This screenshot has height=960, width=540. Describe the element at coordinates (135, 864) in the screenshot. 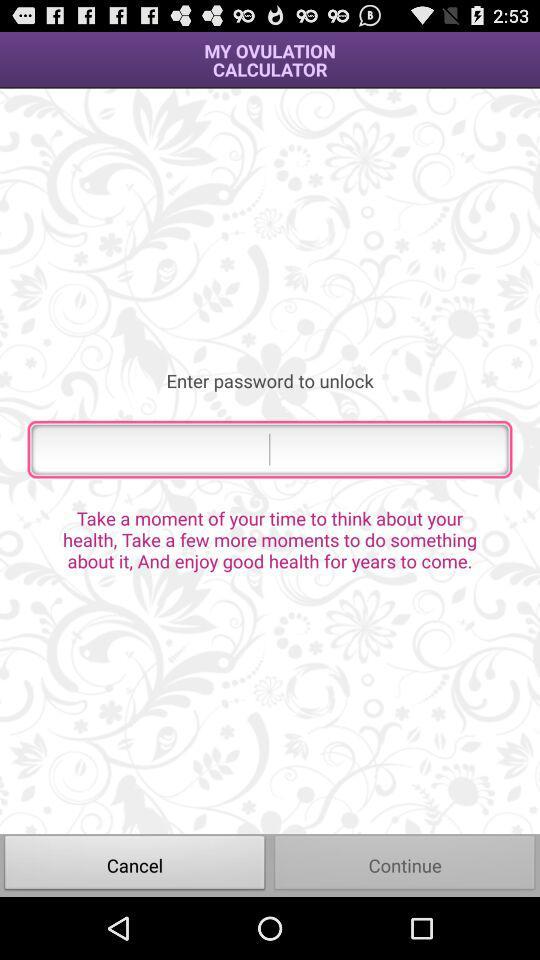

I see `the icon at the bottom left corner` at that location.